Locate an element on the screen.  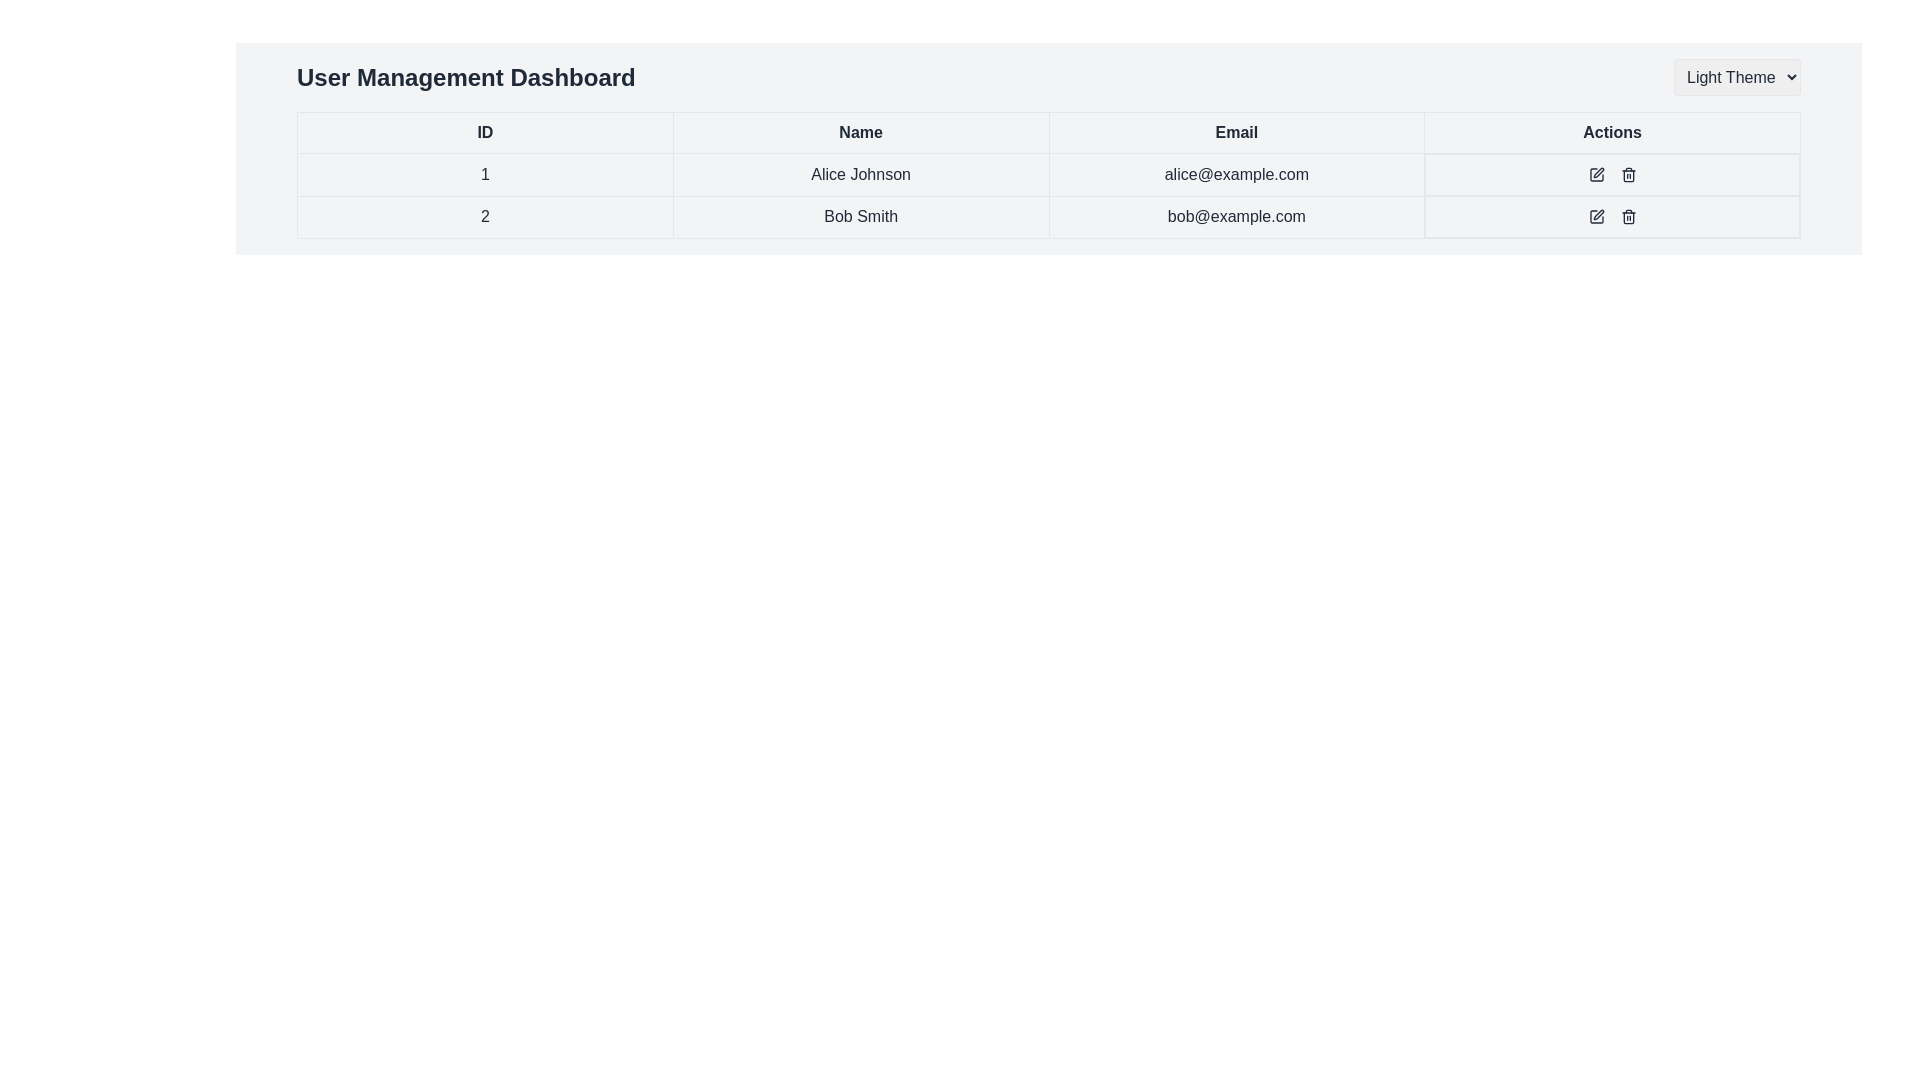
the 'edit' button in the 'Actions' column of the second row, adjacent to the email 'bob@example.com' is located at coordinates (1595, 216).